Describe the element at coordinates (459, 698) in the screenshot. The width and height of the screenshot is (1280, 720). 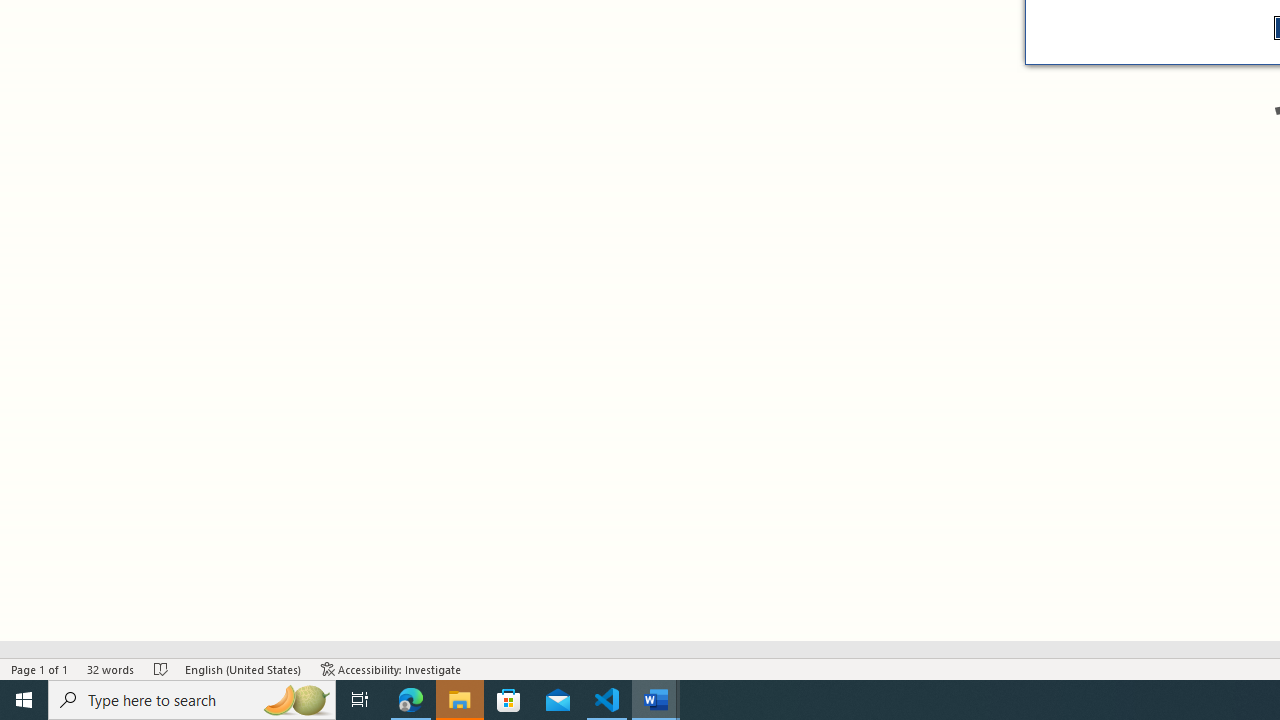
I see `'File Explorer - 1 running window'` at that location.